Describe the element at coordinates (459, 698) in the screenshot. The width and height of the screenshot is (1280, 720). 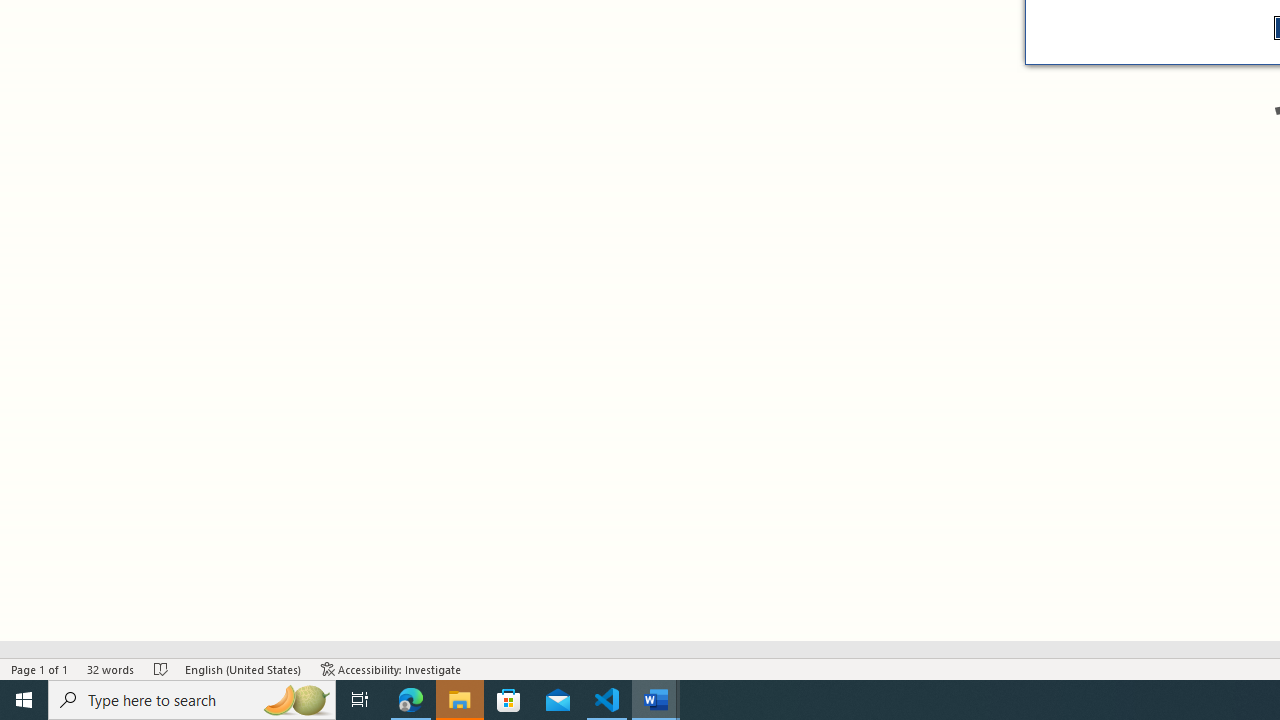
I see `'File Explorer - 1 running window'` at that location.